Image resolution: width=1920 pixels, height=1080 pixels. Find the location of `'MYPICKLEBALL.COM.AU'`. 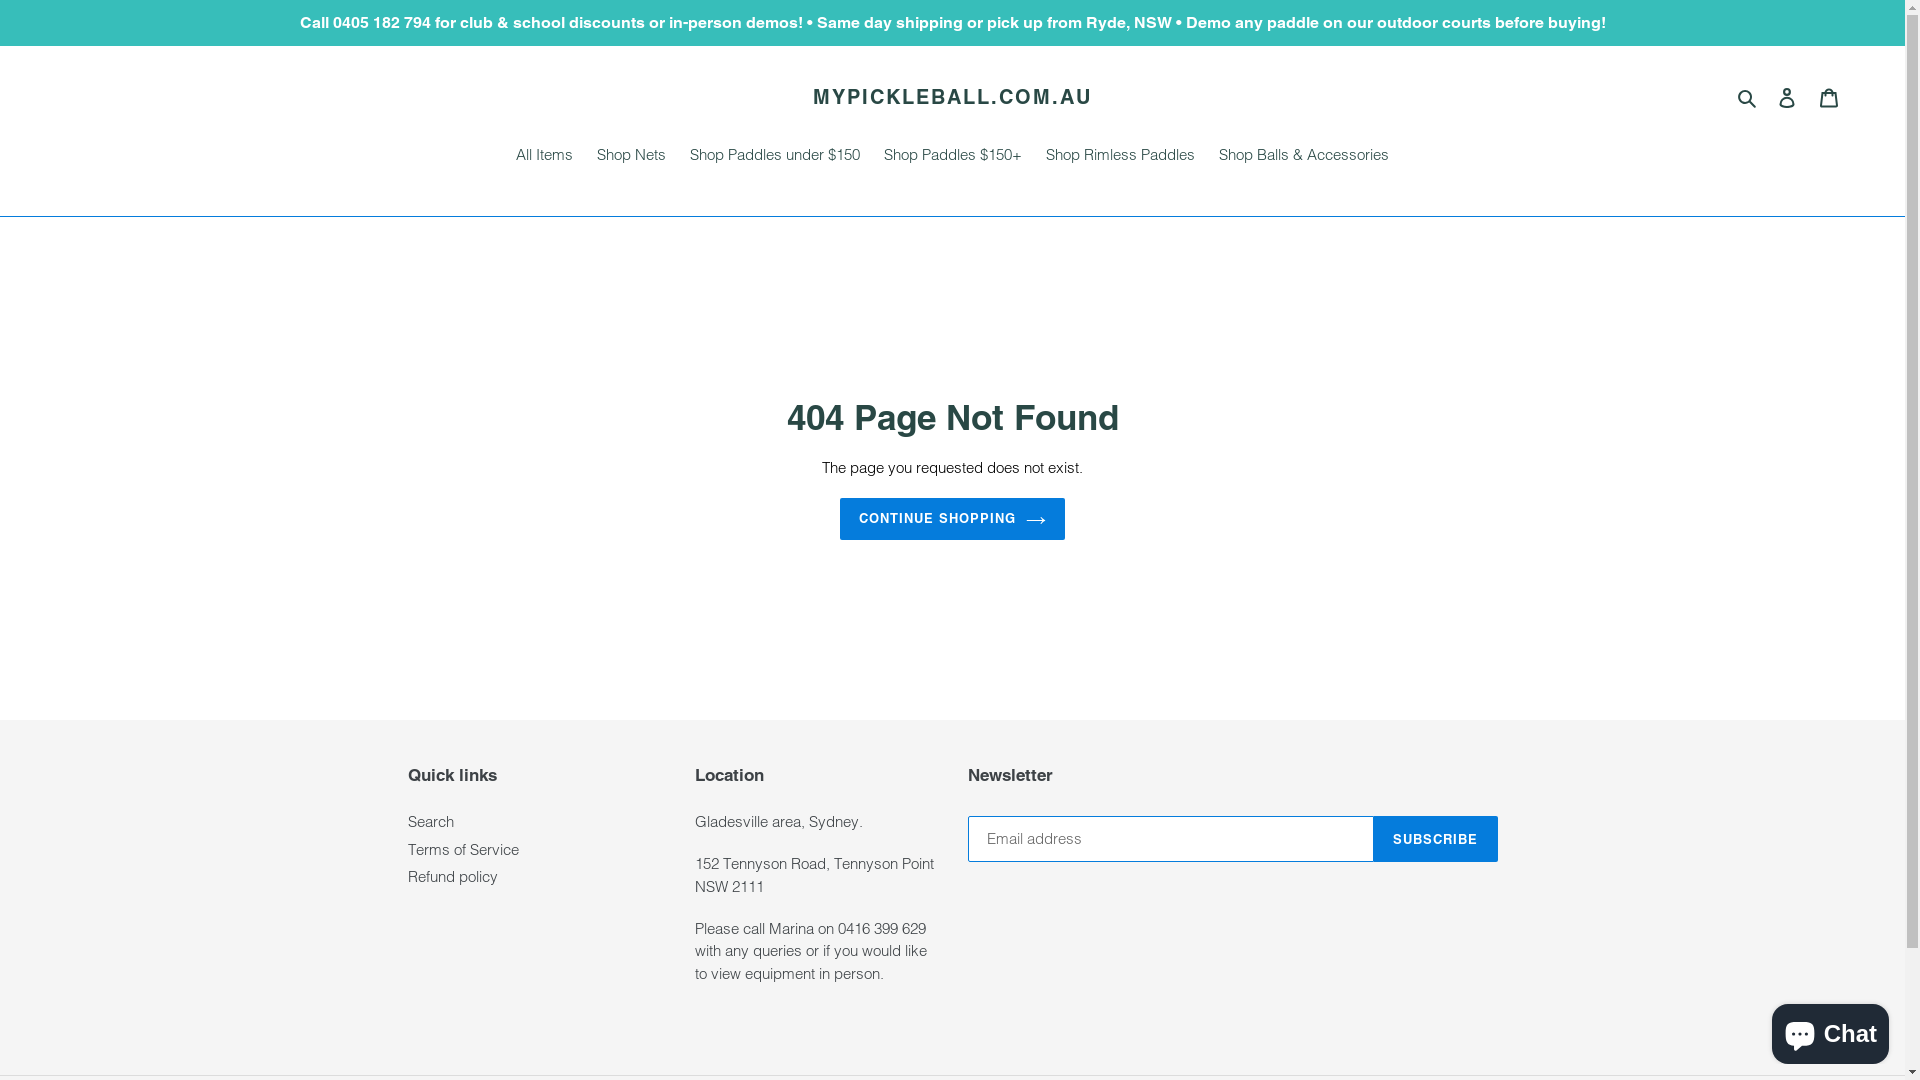

'MYPICKLEBALL.COM.AU' is located at coordinates (951, 96).